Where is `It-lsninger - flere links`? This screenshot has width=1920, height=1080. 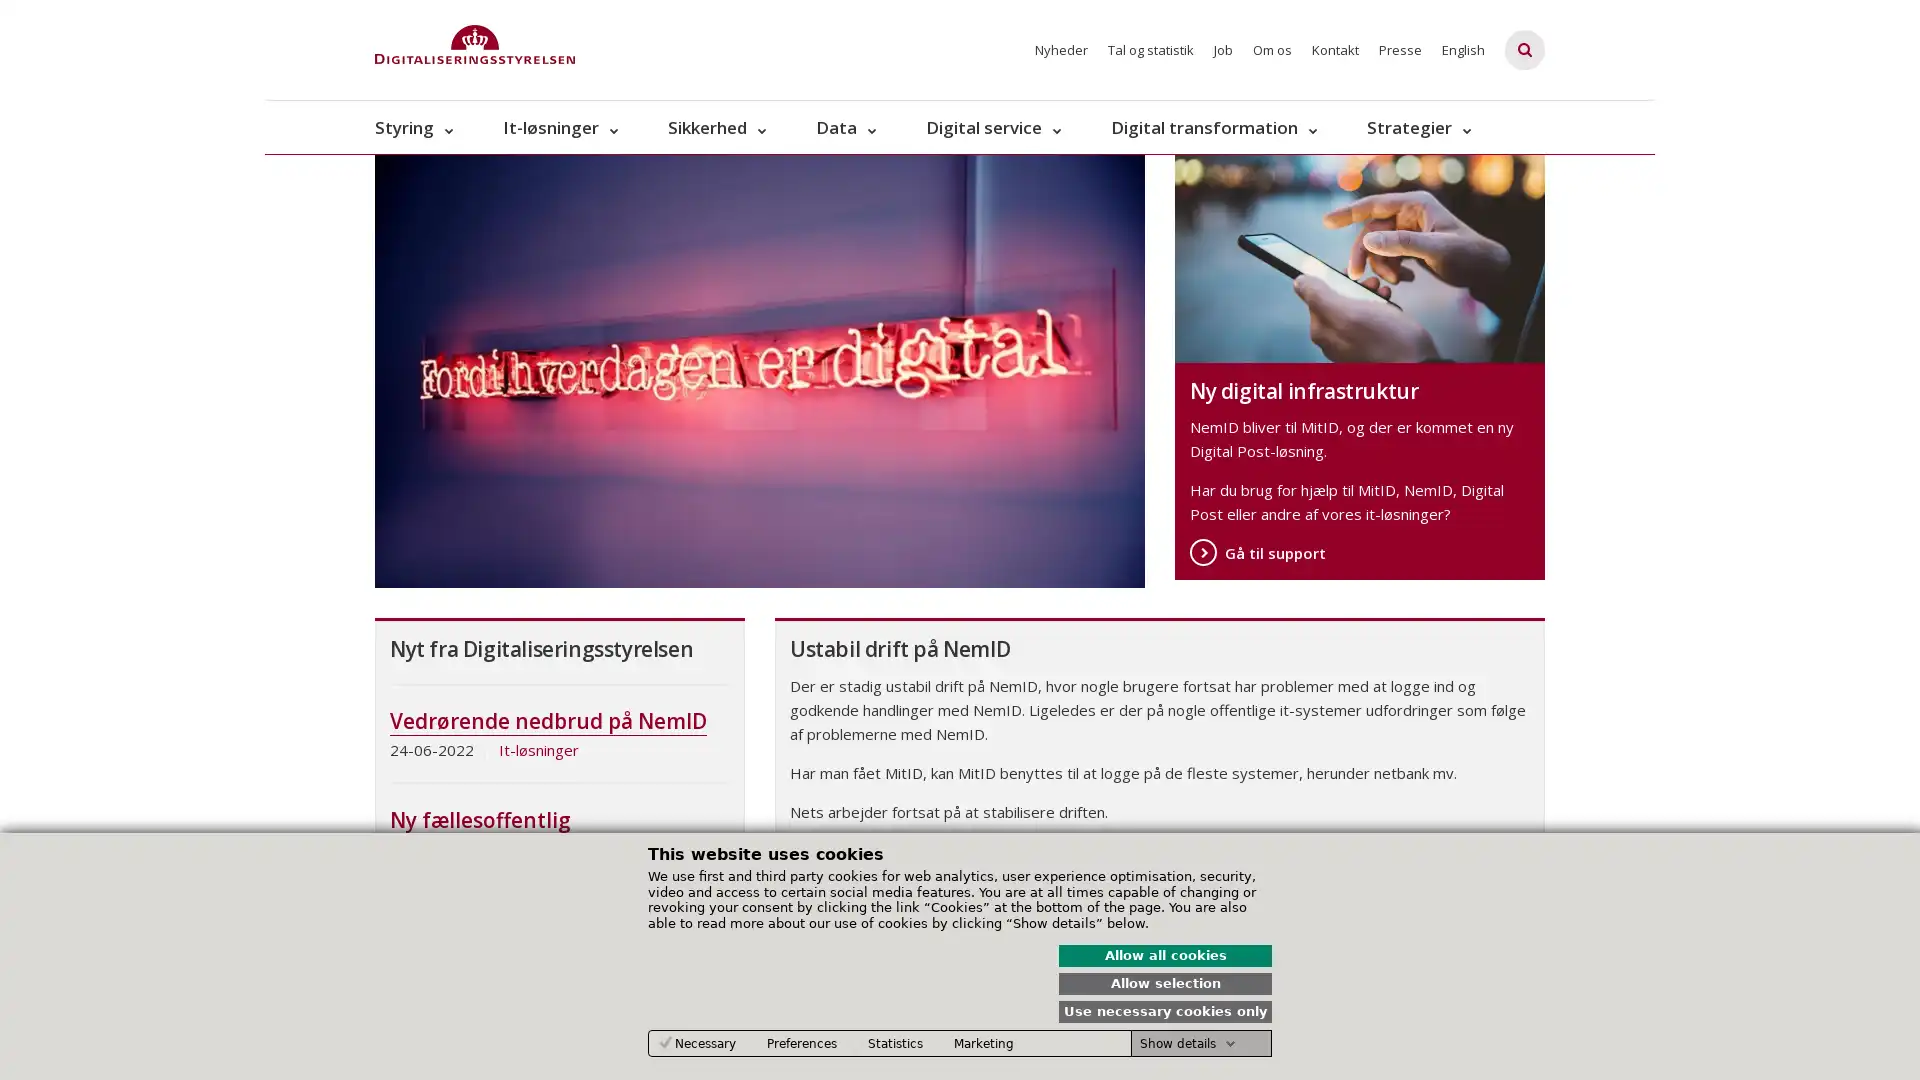
It-lsninger - flere links is located at coordinates (612, 128).